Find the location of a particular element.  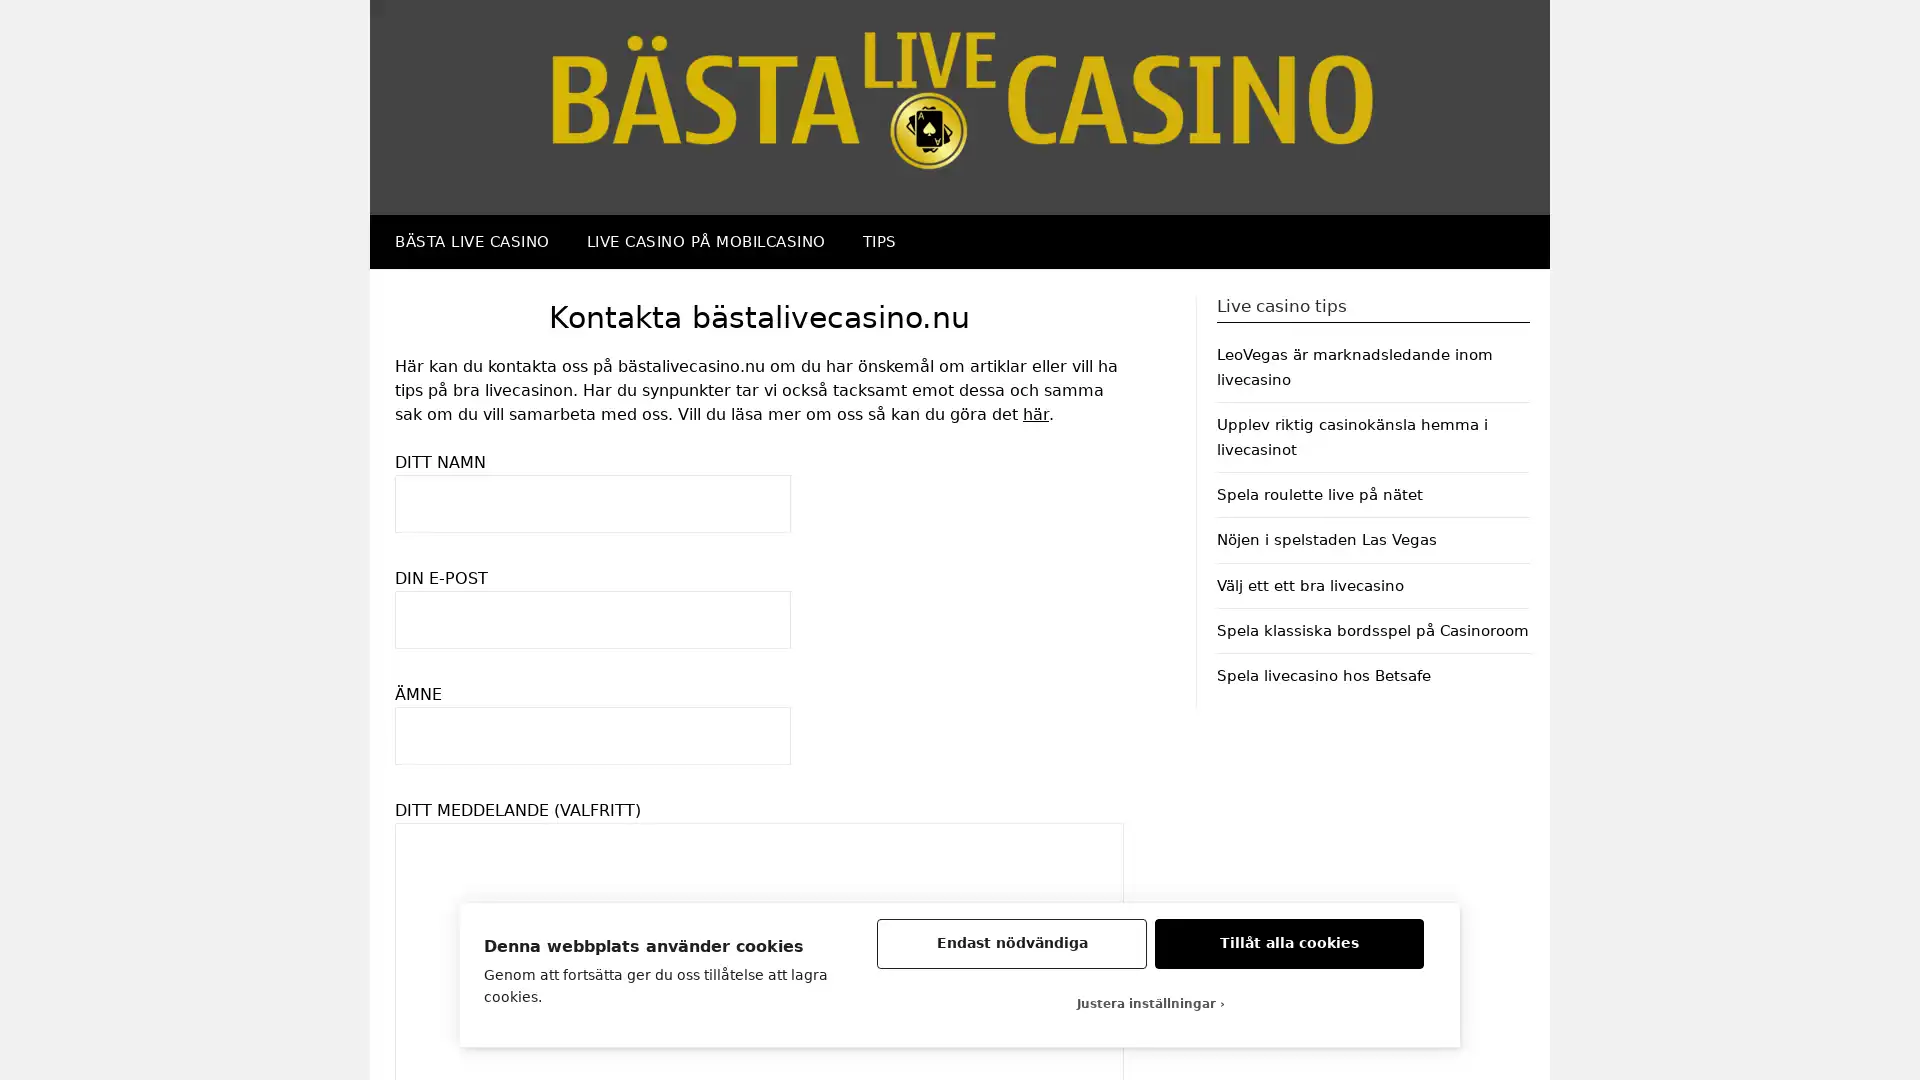

Tillat alla cookies is located at coordinates (1289, 944).